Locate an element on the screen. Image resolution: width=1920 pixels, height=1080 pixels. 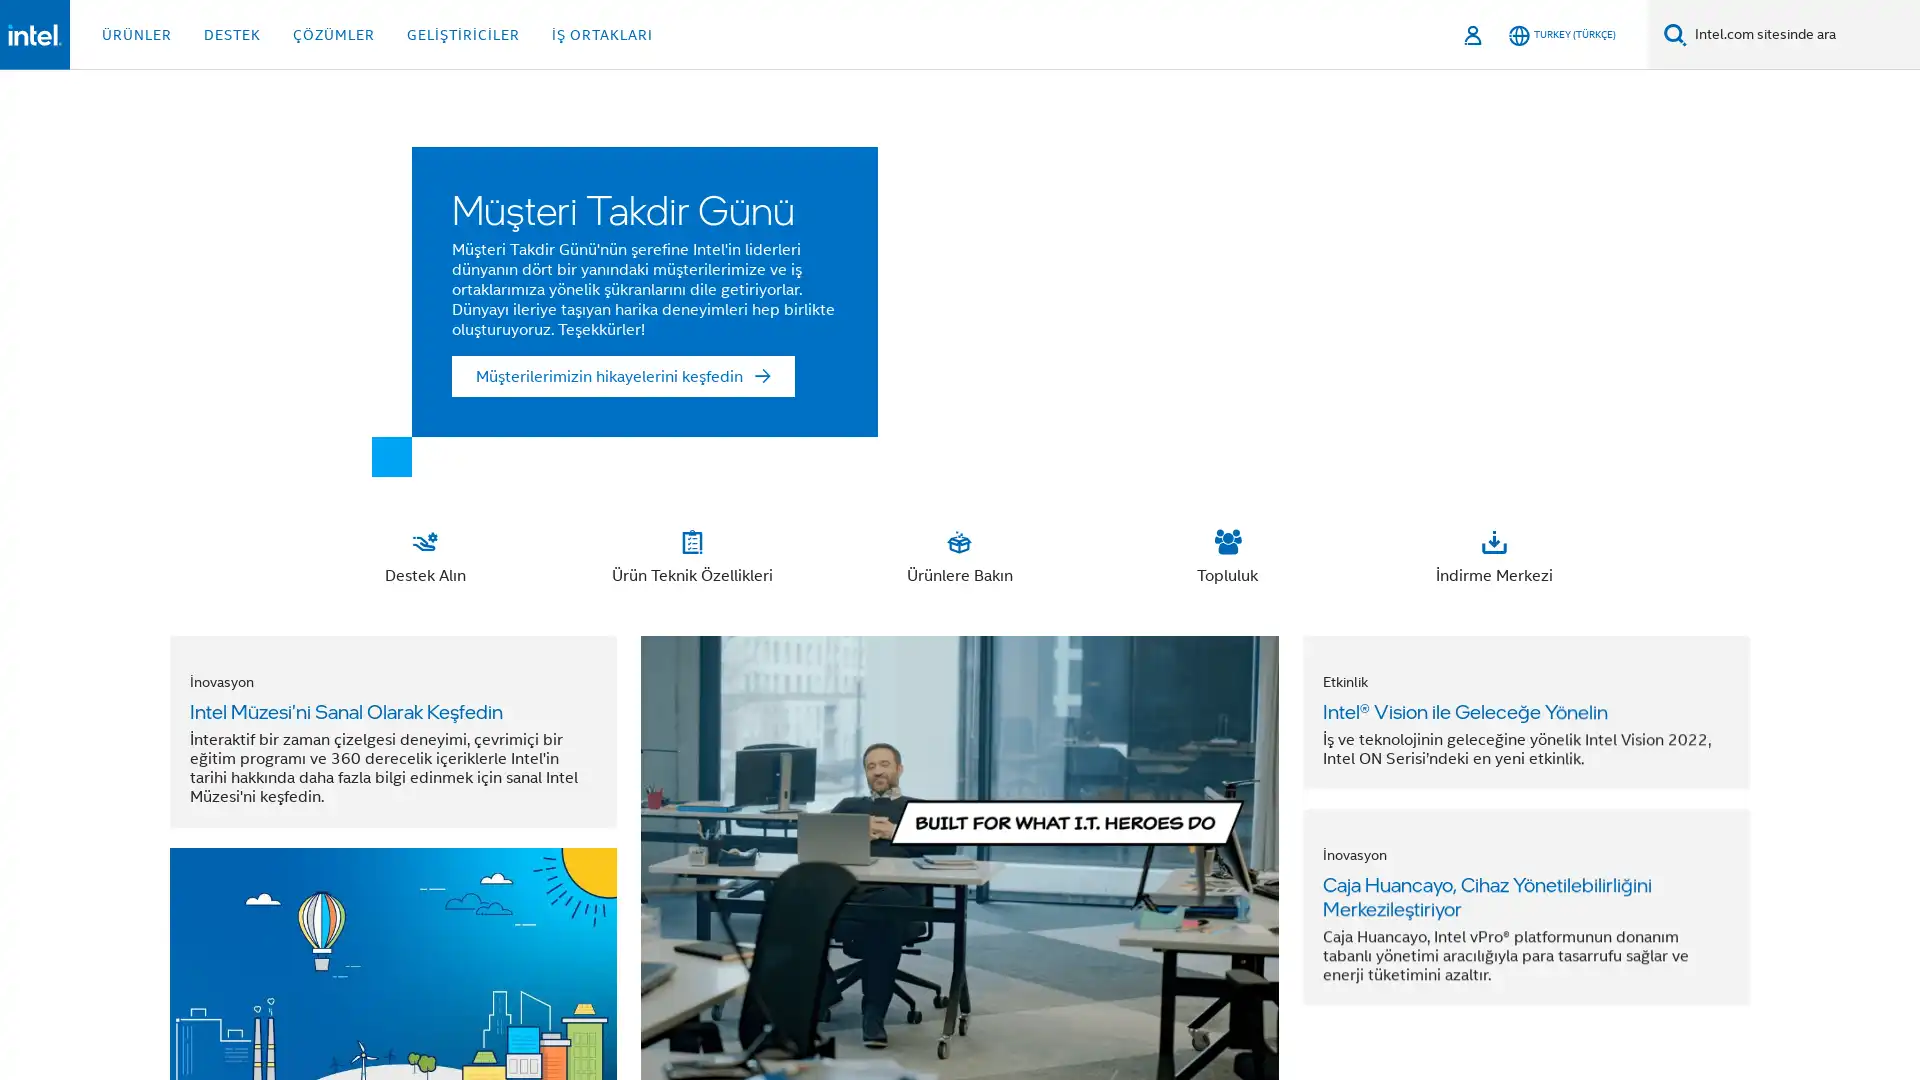
Search is located at coordinates (1675, 34).